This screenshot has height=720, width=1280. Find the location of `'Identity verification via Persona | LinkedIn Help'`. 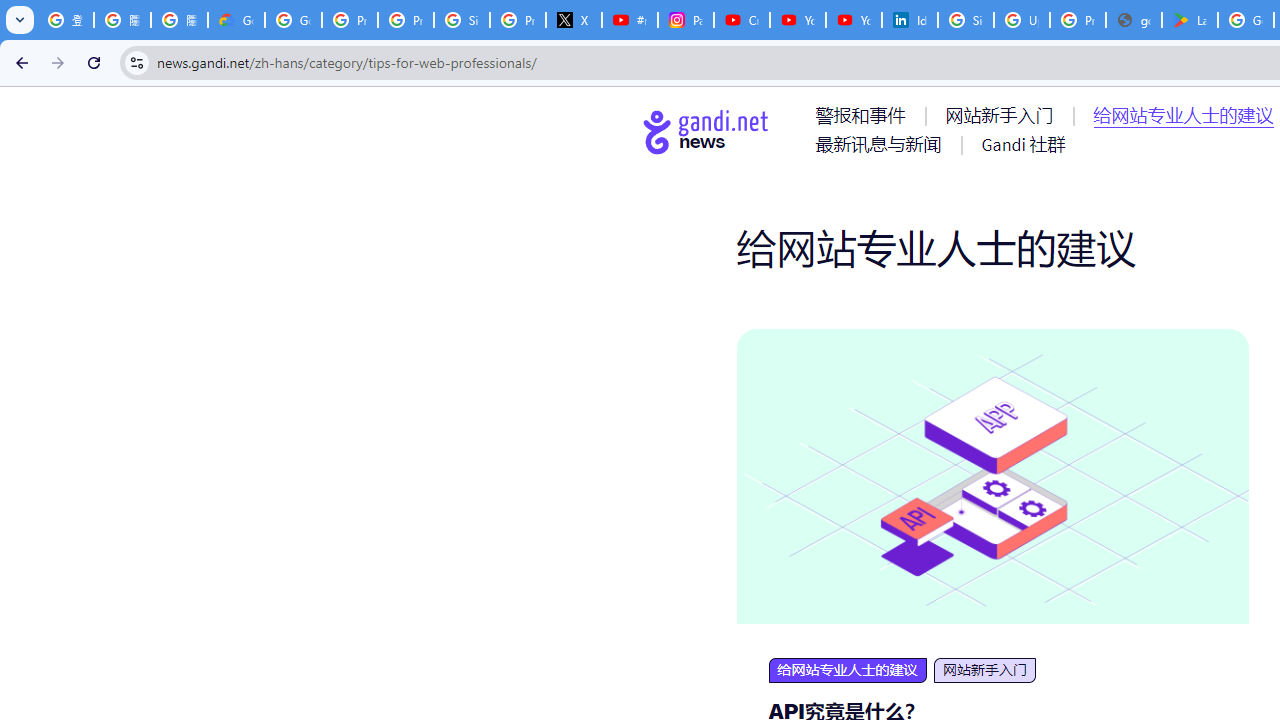

'Identity verification via Persona | LinkedIn Help' is located at coordinates (909, 20).